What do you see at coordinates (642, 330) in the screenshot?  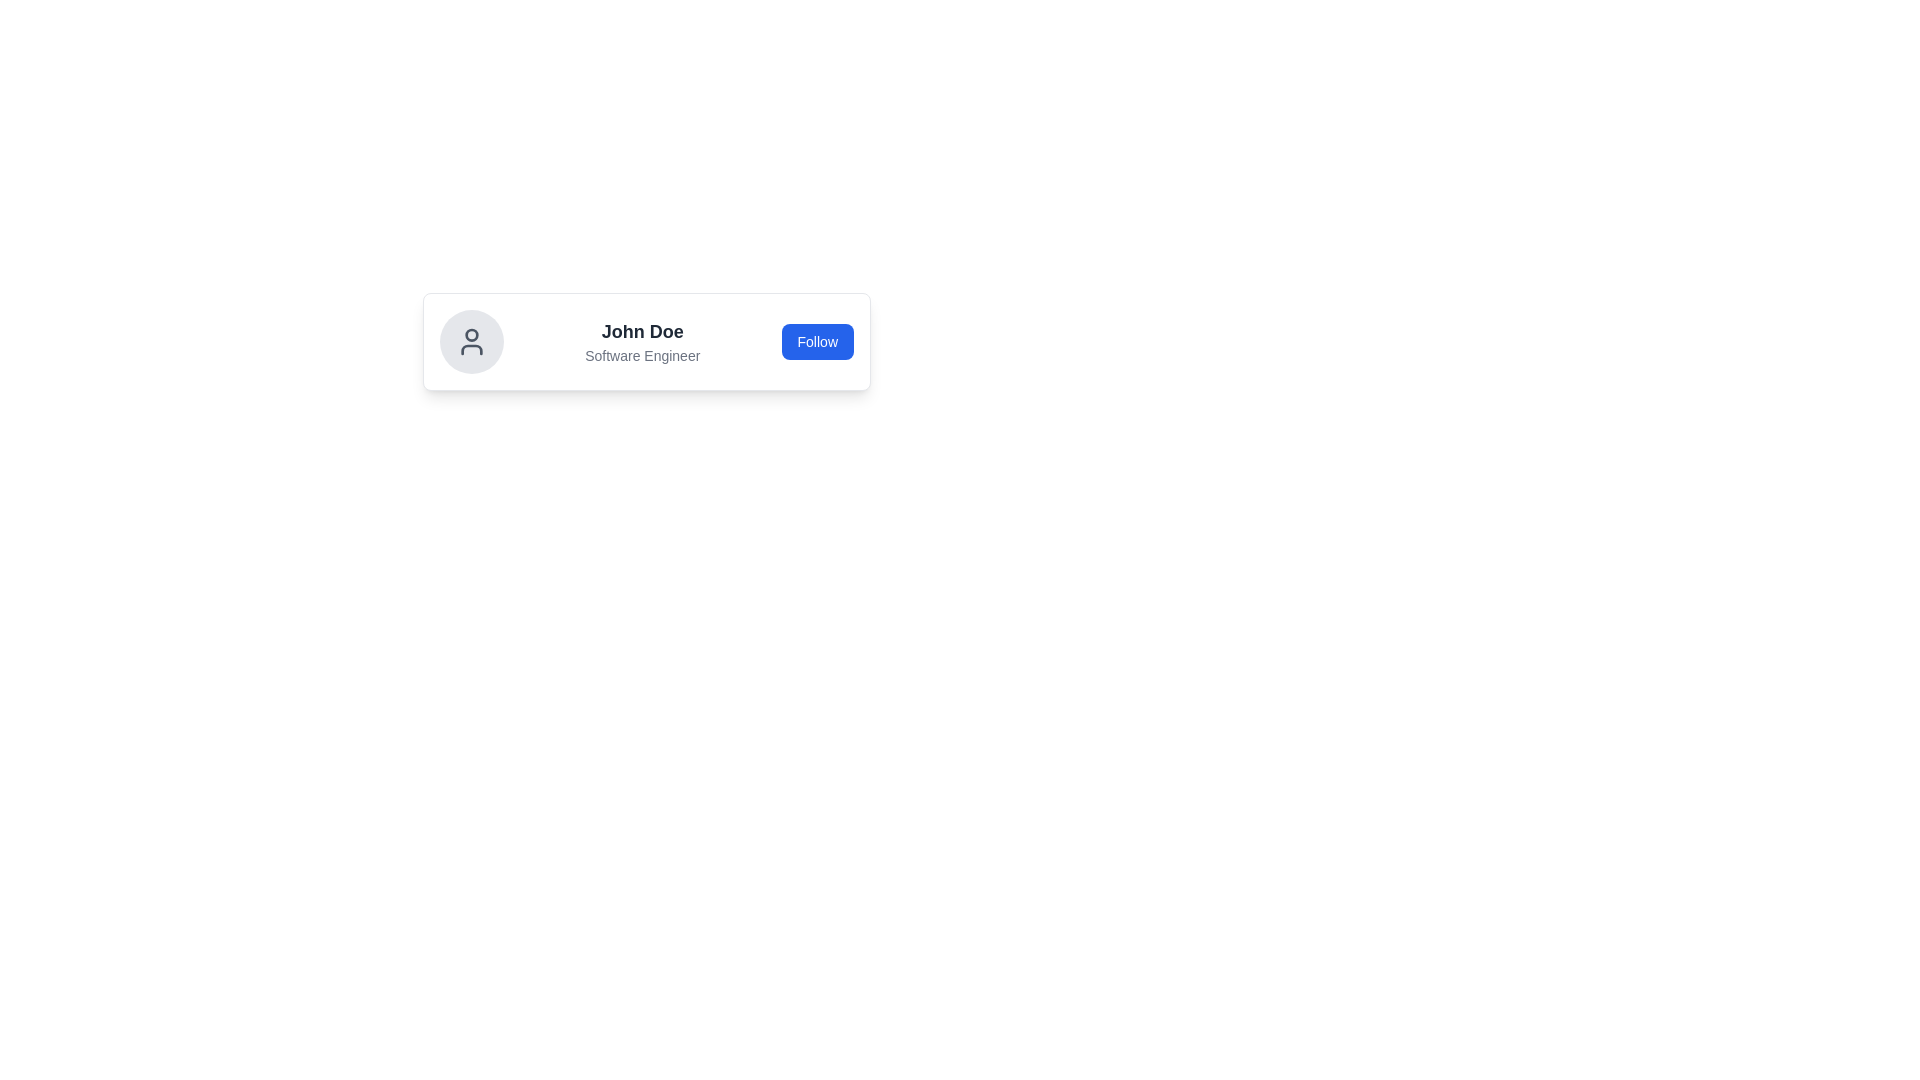 I see `the text label displaying 'John Doe', which is in a bold and large font located above the text 'Software Engineer' within a user information card` at bounding box center [642, 330].